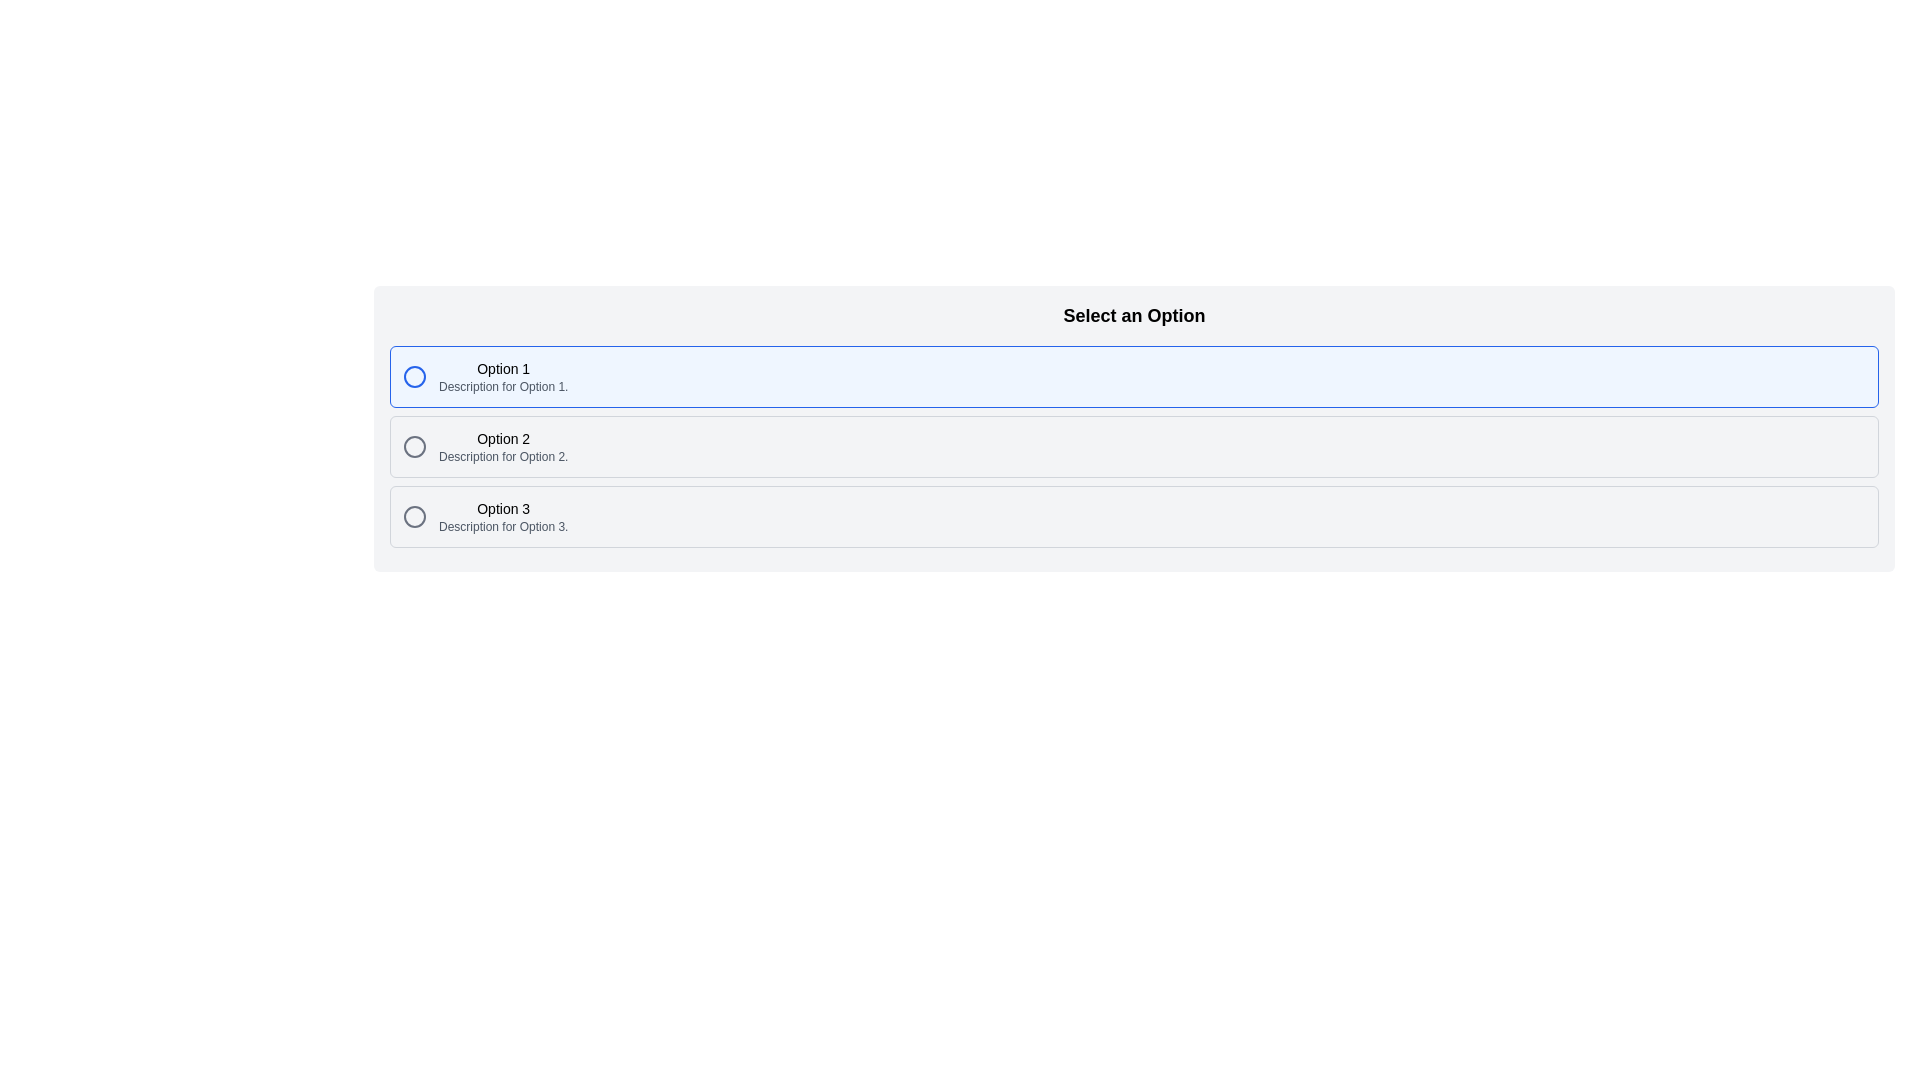 This screenshot has height=1080, width=1920. What do you see at coordinates (503, 456) in the screenshot?
I see `the static text reading 'Description for Option 2.' located under the 'Option 2' entry in the selectable options list` at bounding box center [503, 456].